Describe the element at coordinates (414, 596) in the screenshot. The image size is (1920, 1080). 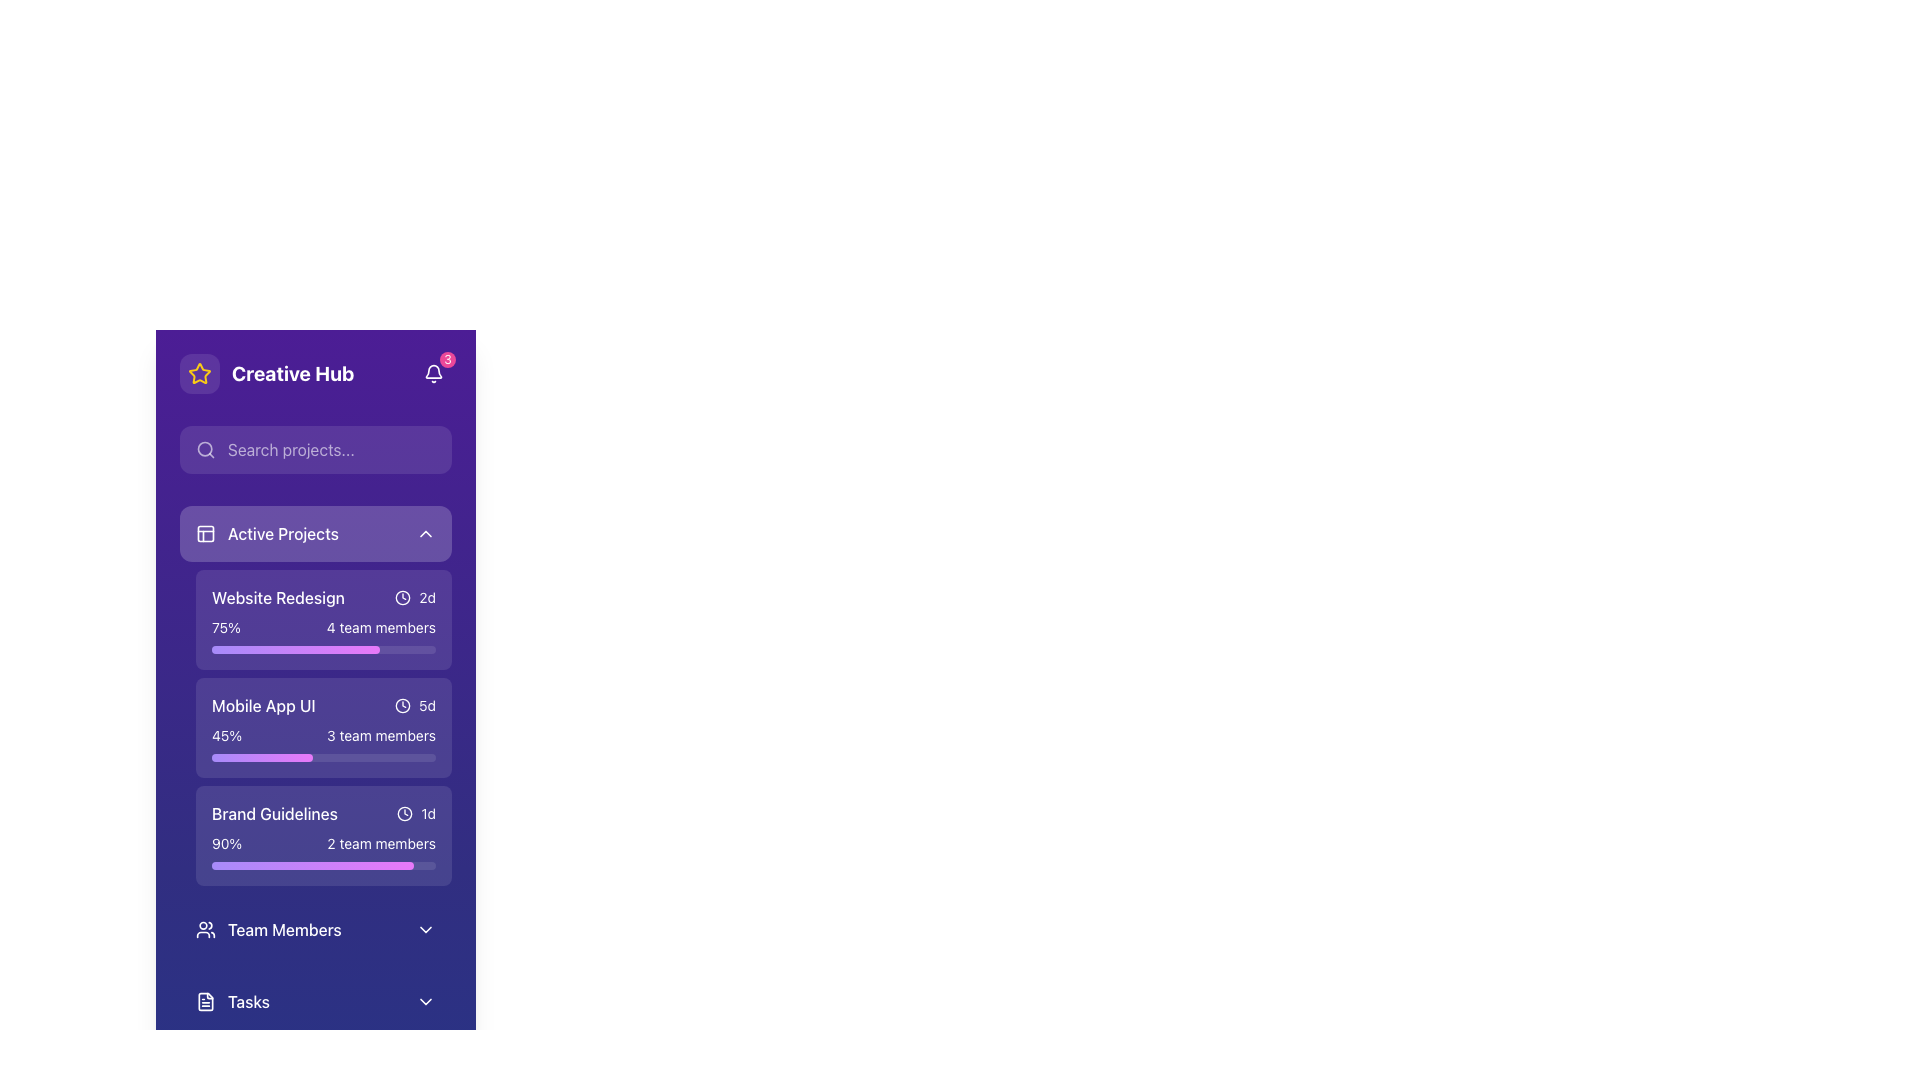
I see `the text '2d' with the adjacent clock icon located in the upper-right region of the 'Website Redesign' section to interact or access related features` at that location.